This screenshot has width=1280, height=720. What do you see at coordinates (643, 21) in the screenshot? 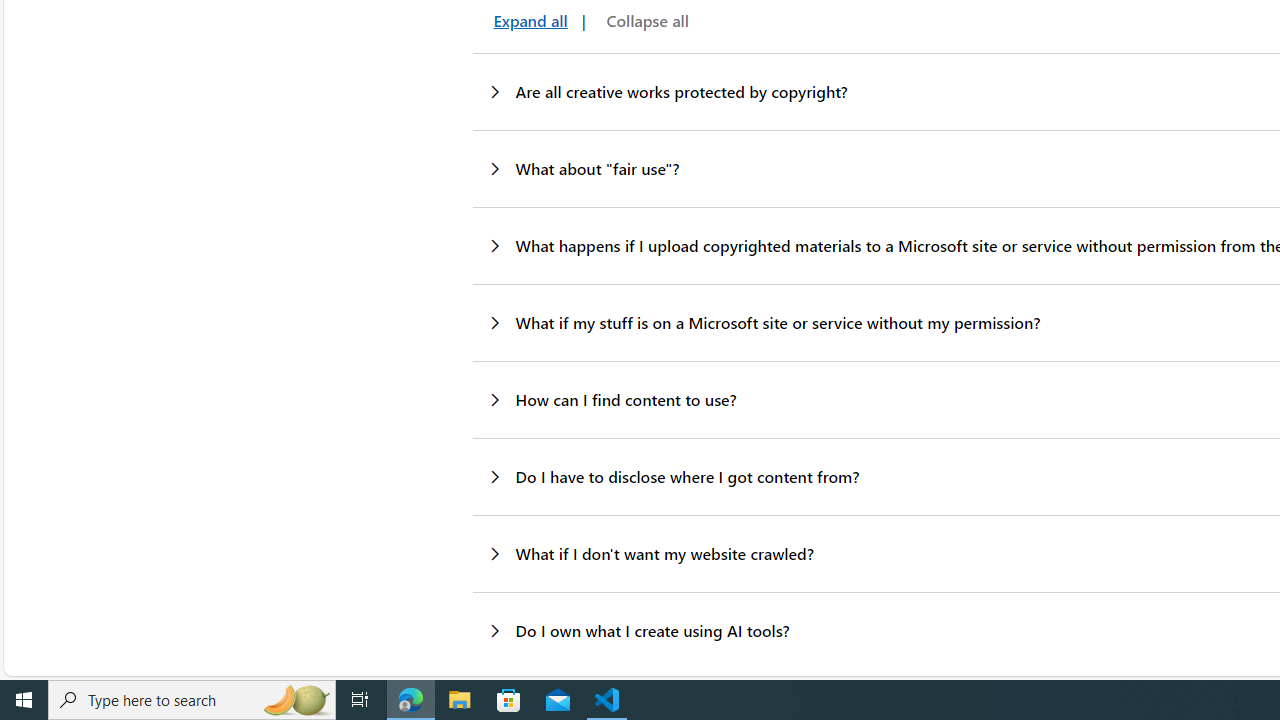
I see `' Collapse all'` at bounding box center [643, 21].